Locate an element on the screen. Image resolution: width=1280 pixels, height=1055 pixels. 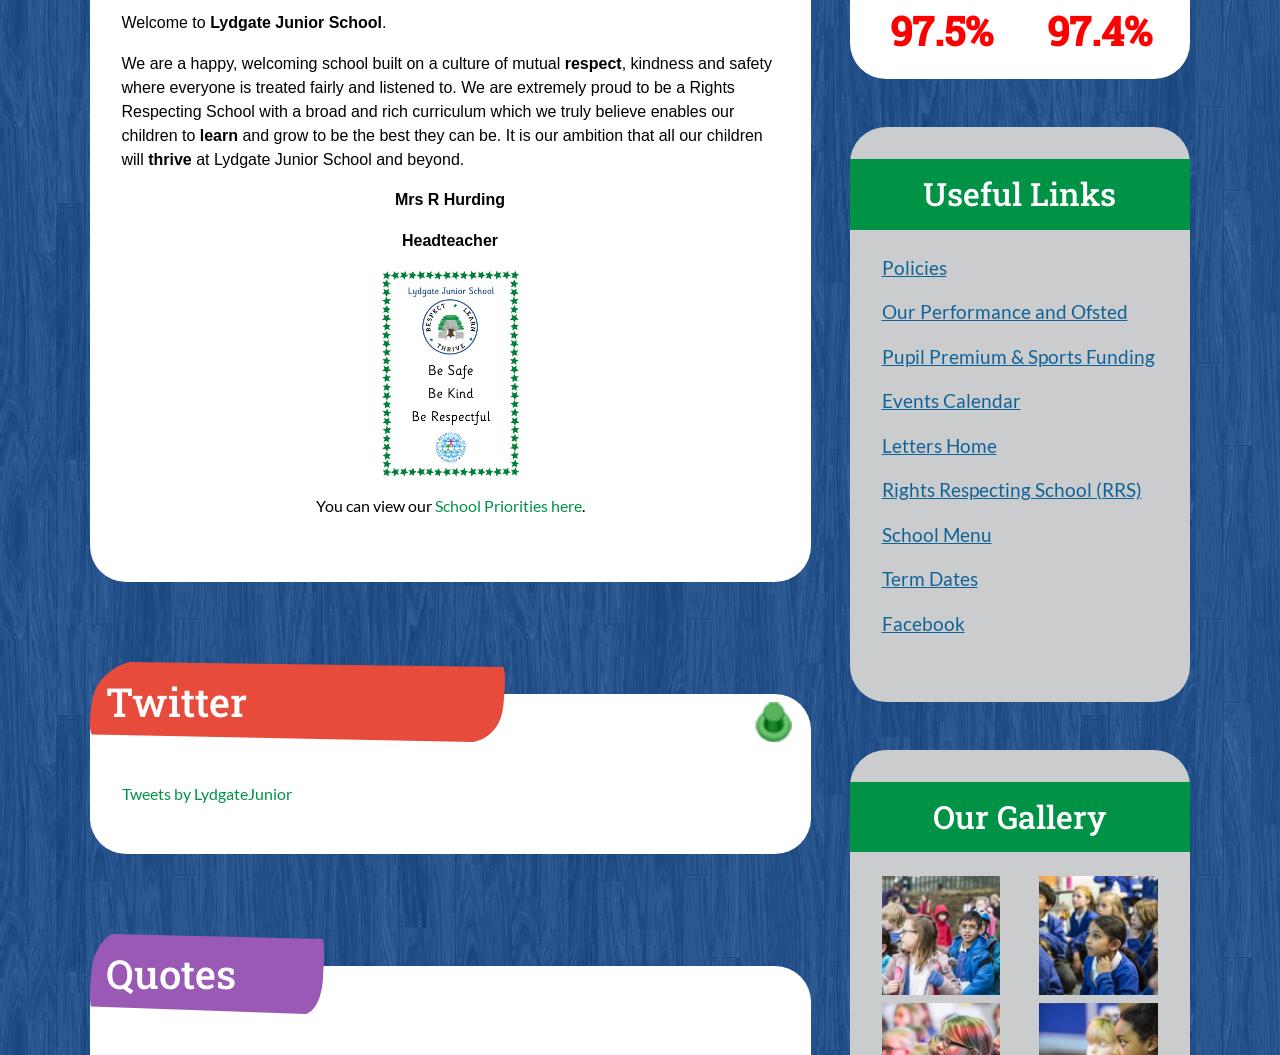
'Policies' is located at coordinates (912, 266).